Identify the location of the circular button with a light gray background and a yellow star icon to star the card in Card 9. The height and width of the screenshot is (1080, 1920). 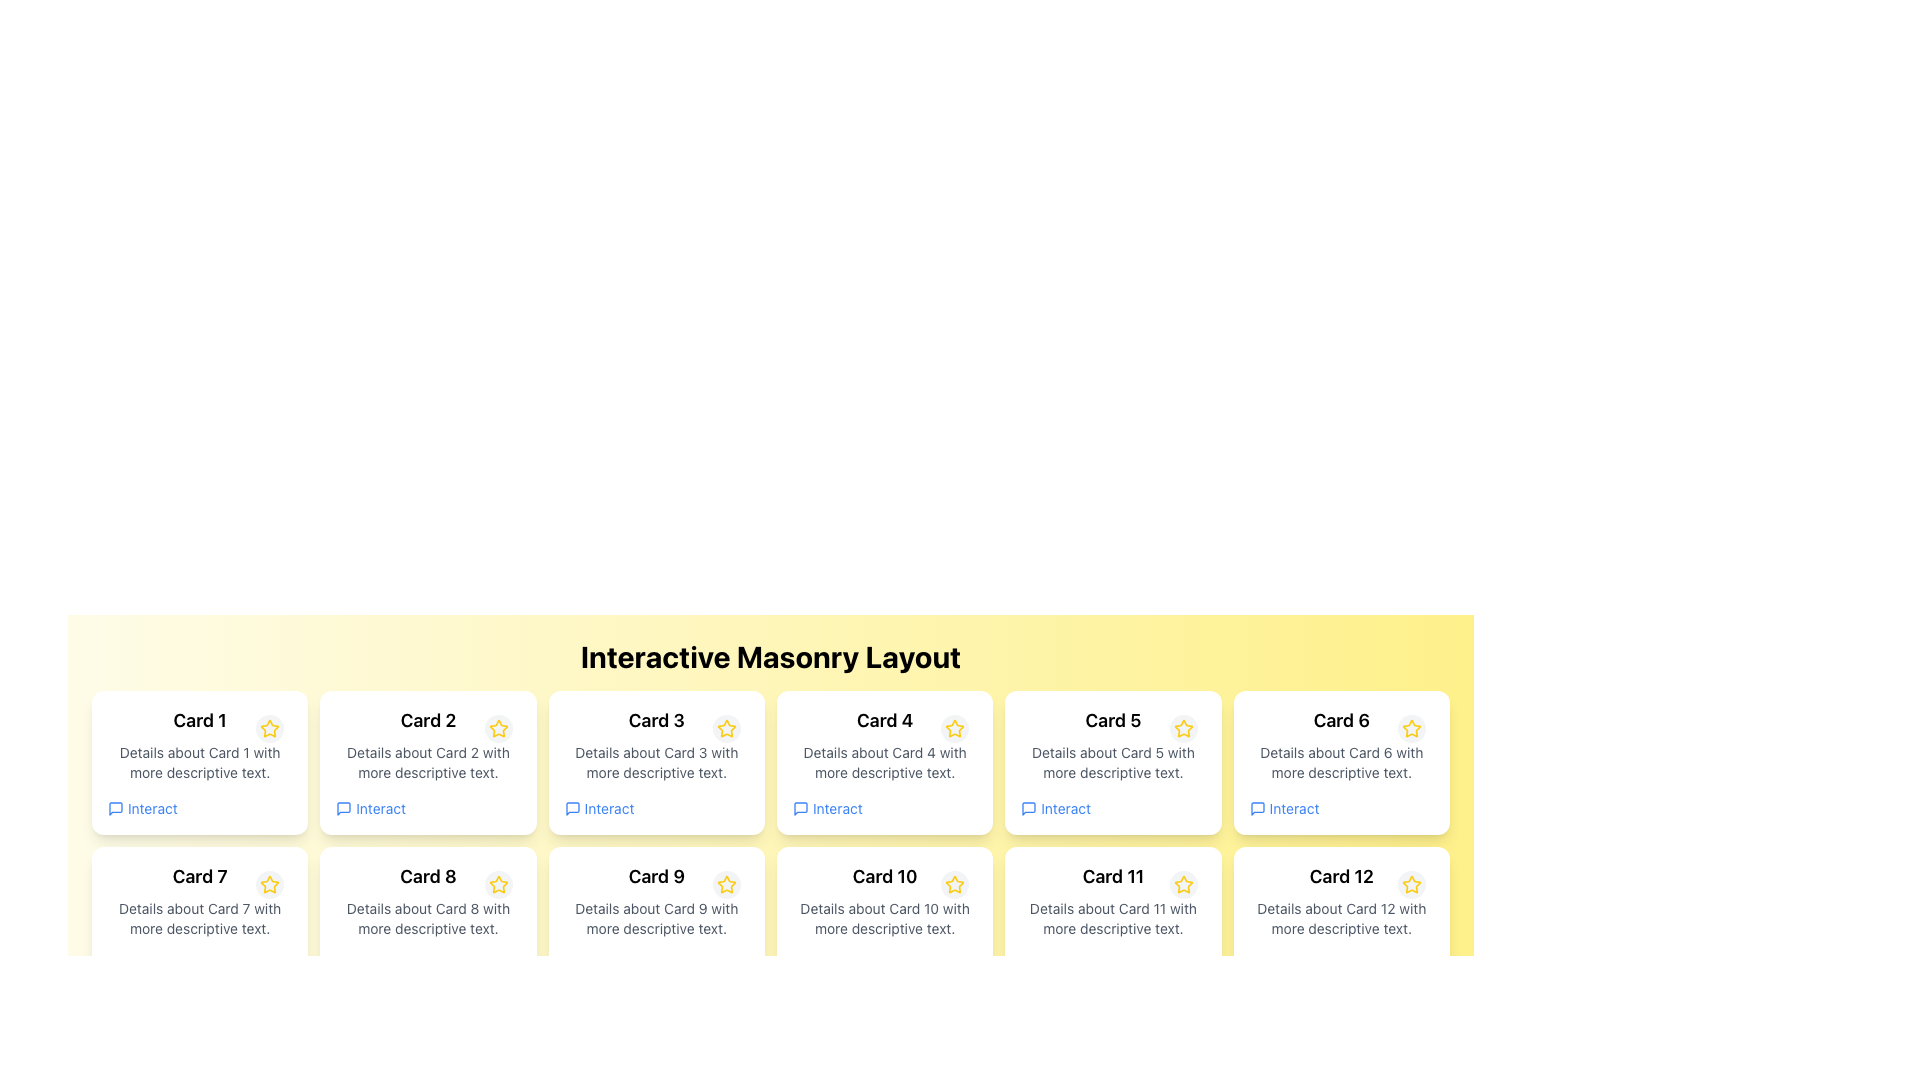
(725, 883).